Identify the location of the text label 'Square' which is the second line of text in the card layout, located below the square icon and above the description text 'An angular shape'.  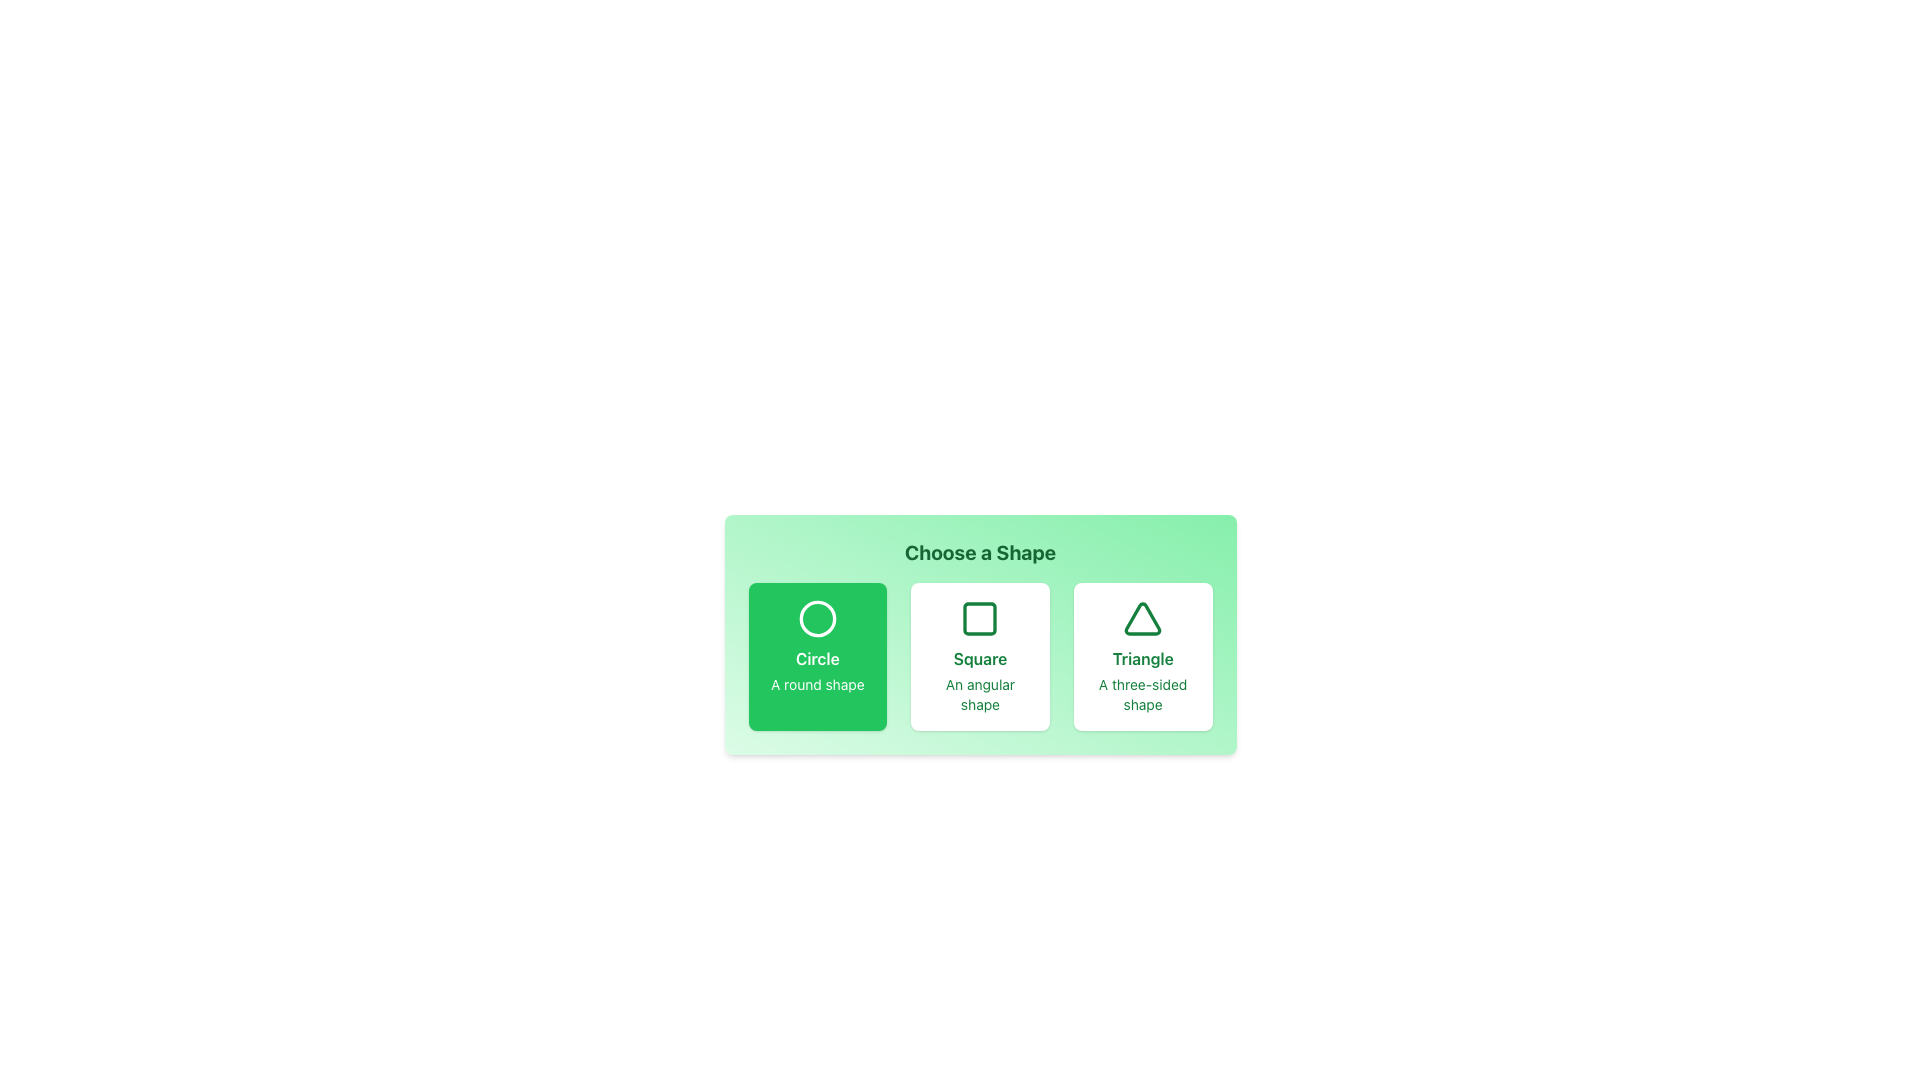
(980, 659).